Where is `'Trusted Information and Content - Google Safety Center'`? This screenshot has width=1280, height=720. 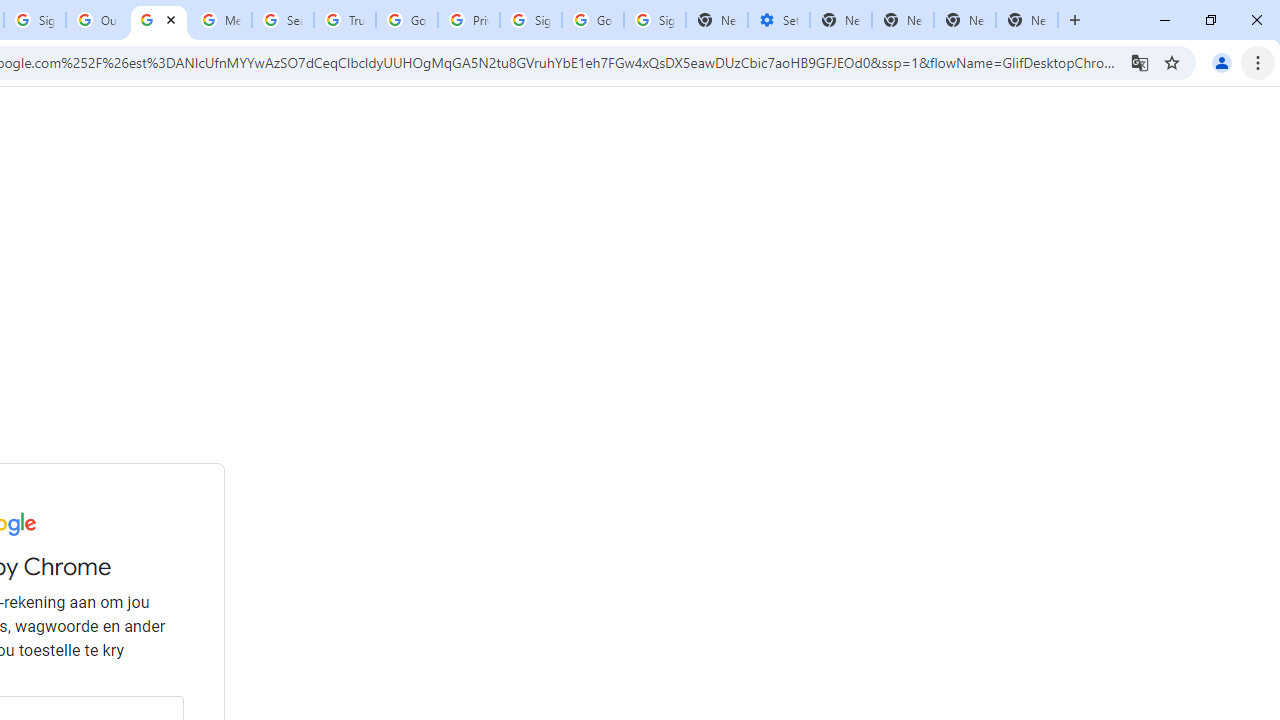 'Trusted Information and Content - Google Safety Center' is located at coordinates (344, 20).